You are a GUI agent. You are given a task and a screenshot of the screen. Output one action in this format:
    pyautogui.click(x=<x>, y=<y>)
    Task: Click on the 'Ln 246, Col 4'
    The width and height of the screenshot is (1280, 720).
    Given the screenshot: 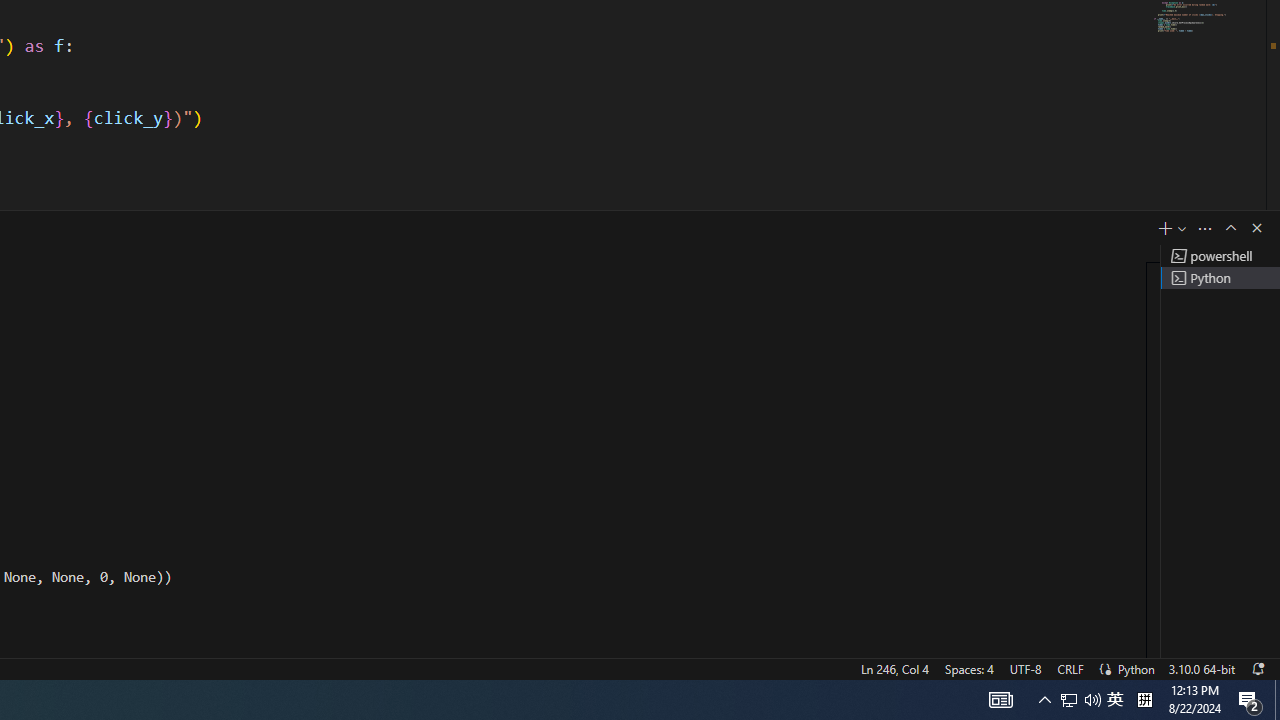 What is the action you would take?
    pyautogui.click(x=893, y=668)
    